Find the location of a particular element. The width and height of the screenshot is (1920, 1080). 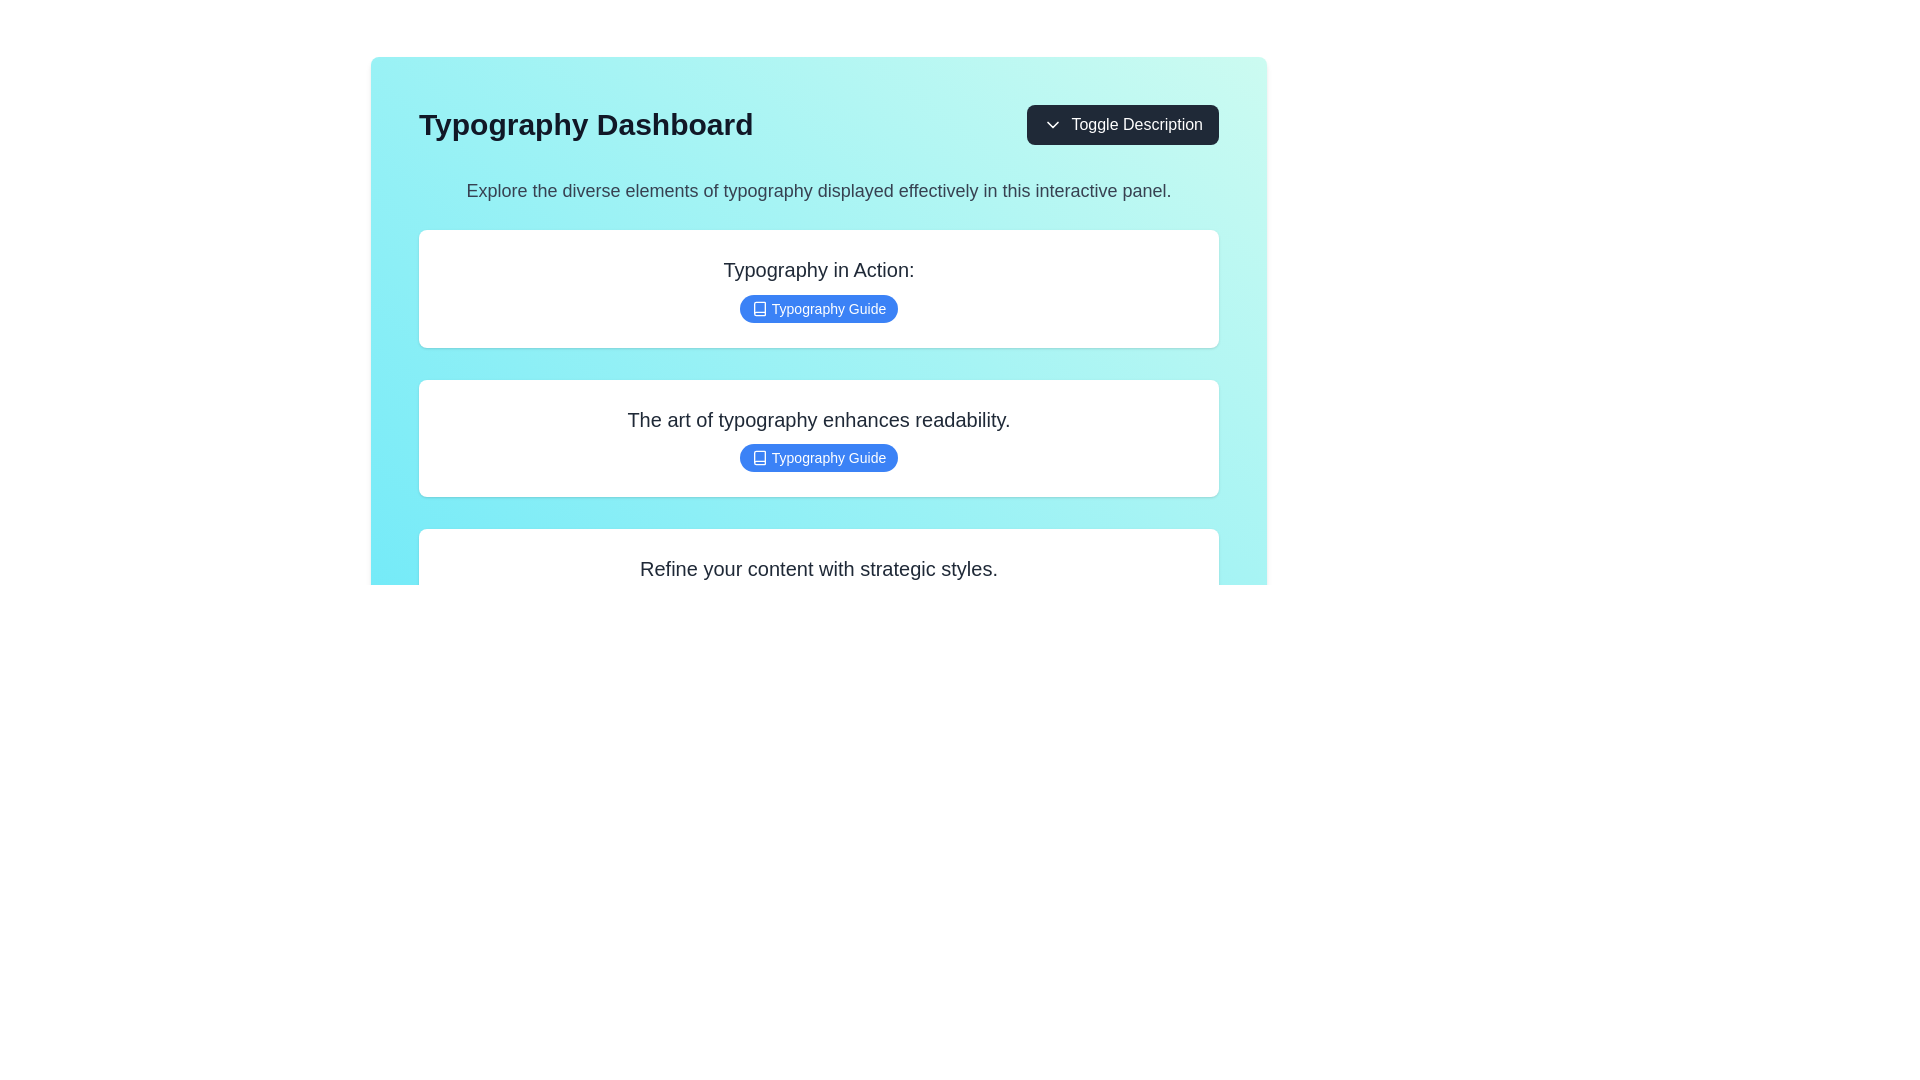

the button located within the rectangular card below the text 'The art of typography enhances readability.' is located at coordinates (819, 458).